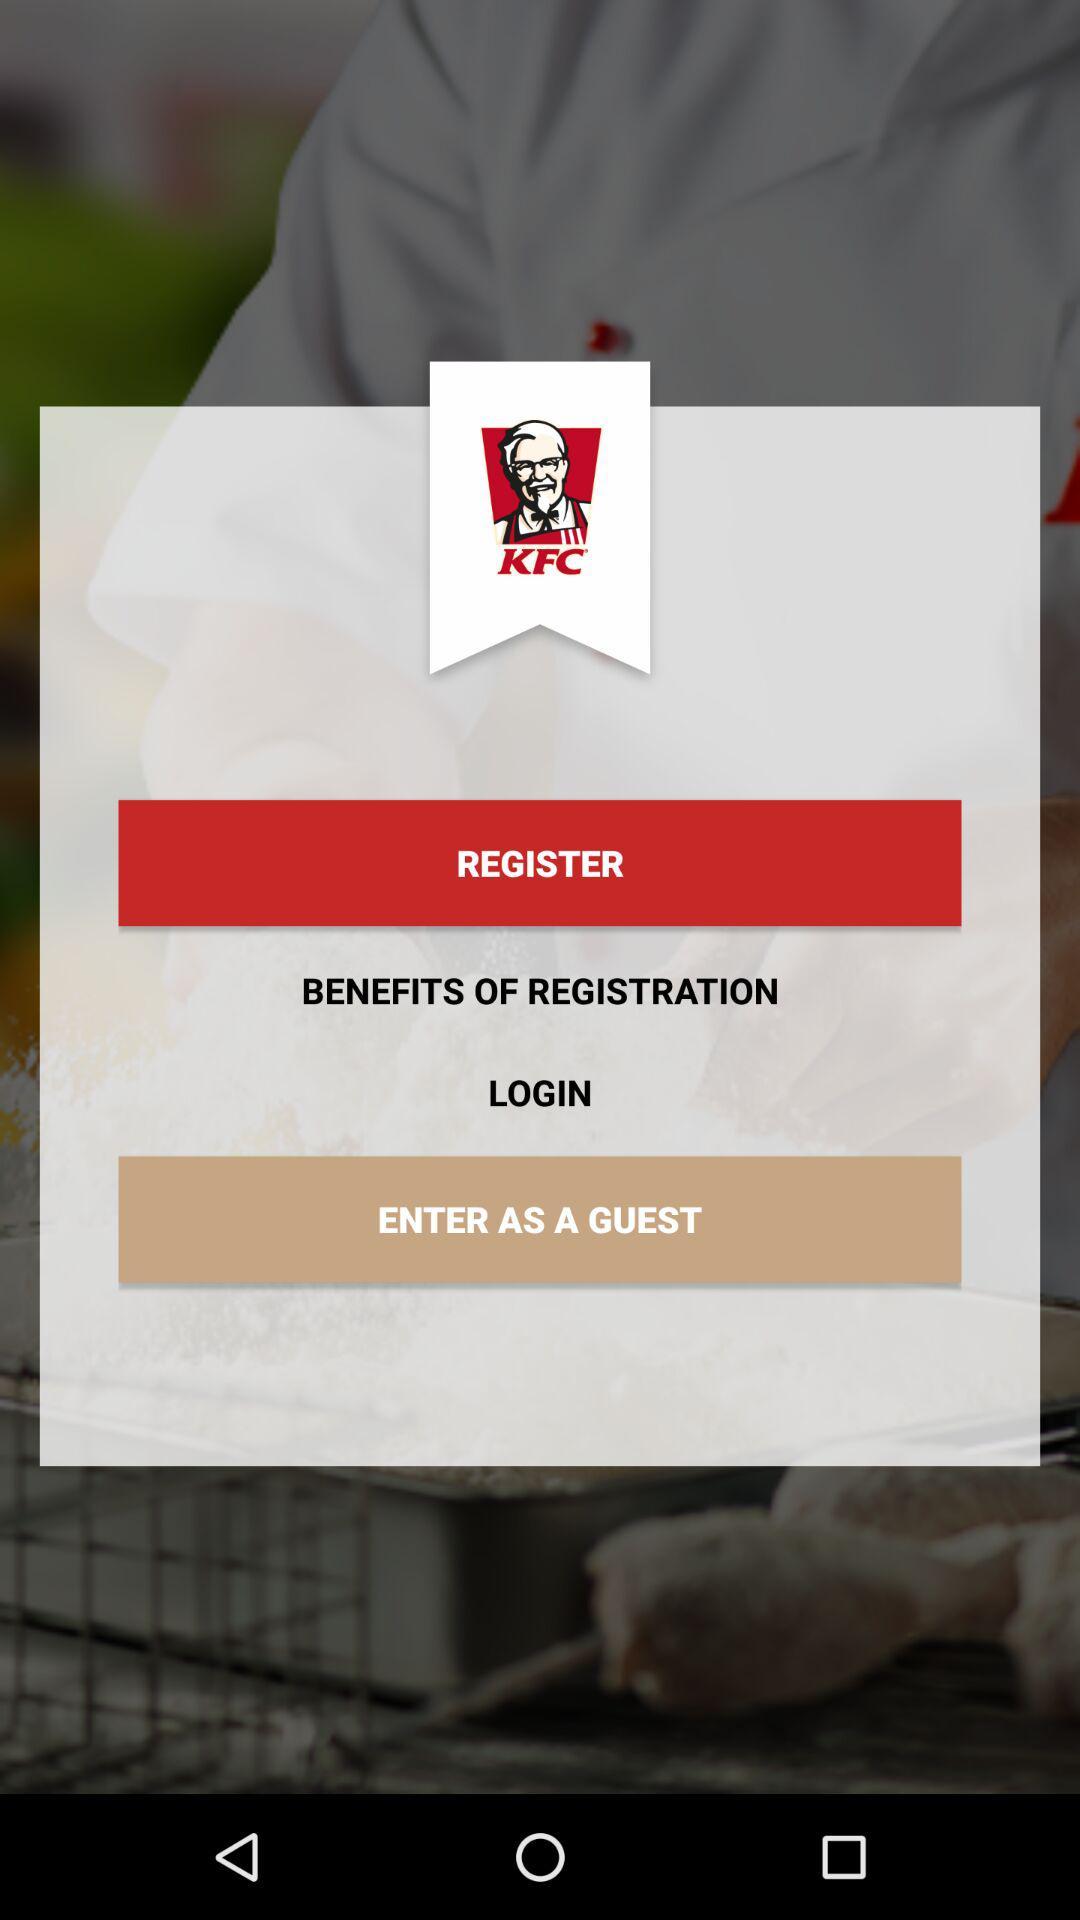 Image resolution: width=1080 pixels, height=1920 pixels. I want to click on the login, so click(540, 1091).